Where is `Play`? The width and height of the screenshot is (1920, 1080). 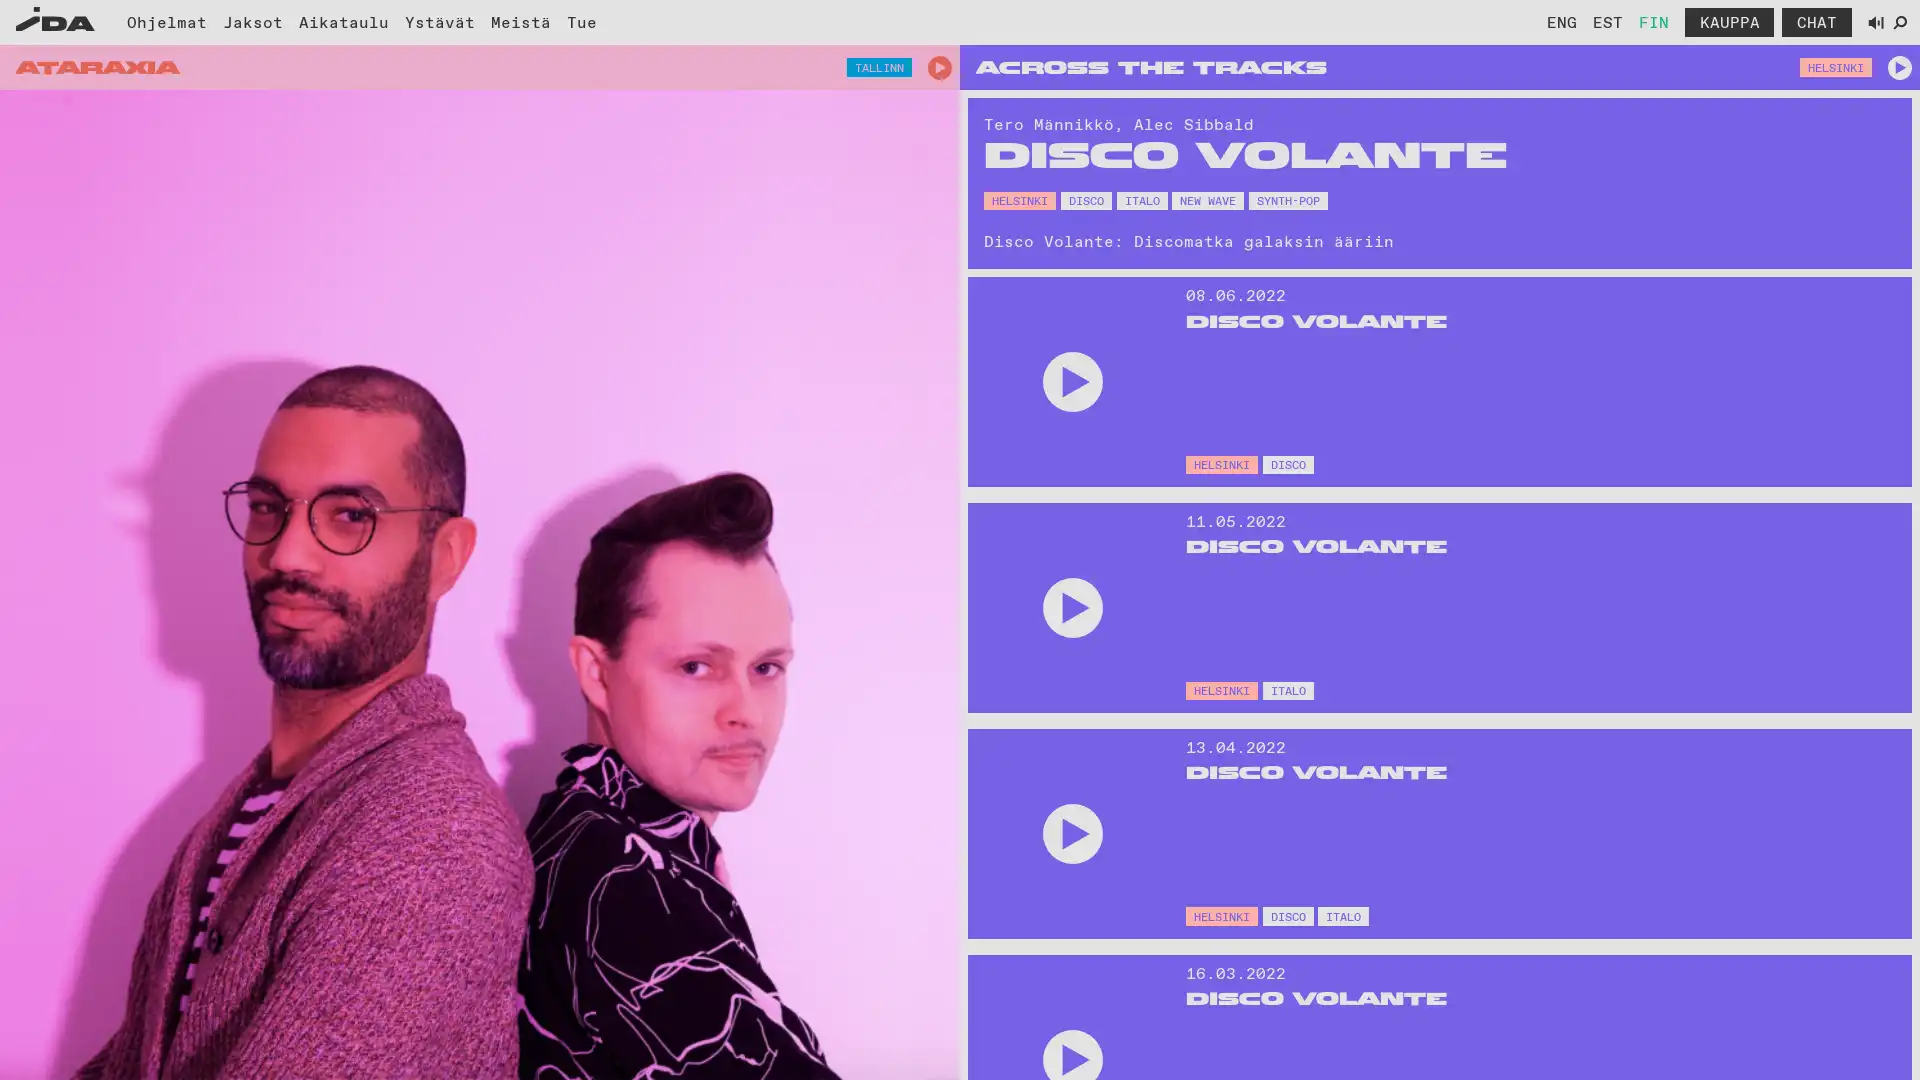
Play is located at coordinates (1899, 65).